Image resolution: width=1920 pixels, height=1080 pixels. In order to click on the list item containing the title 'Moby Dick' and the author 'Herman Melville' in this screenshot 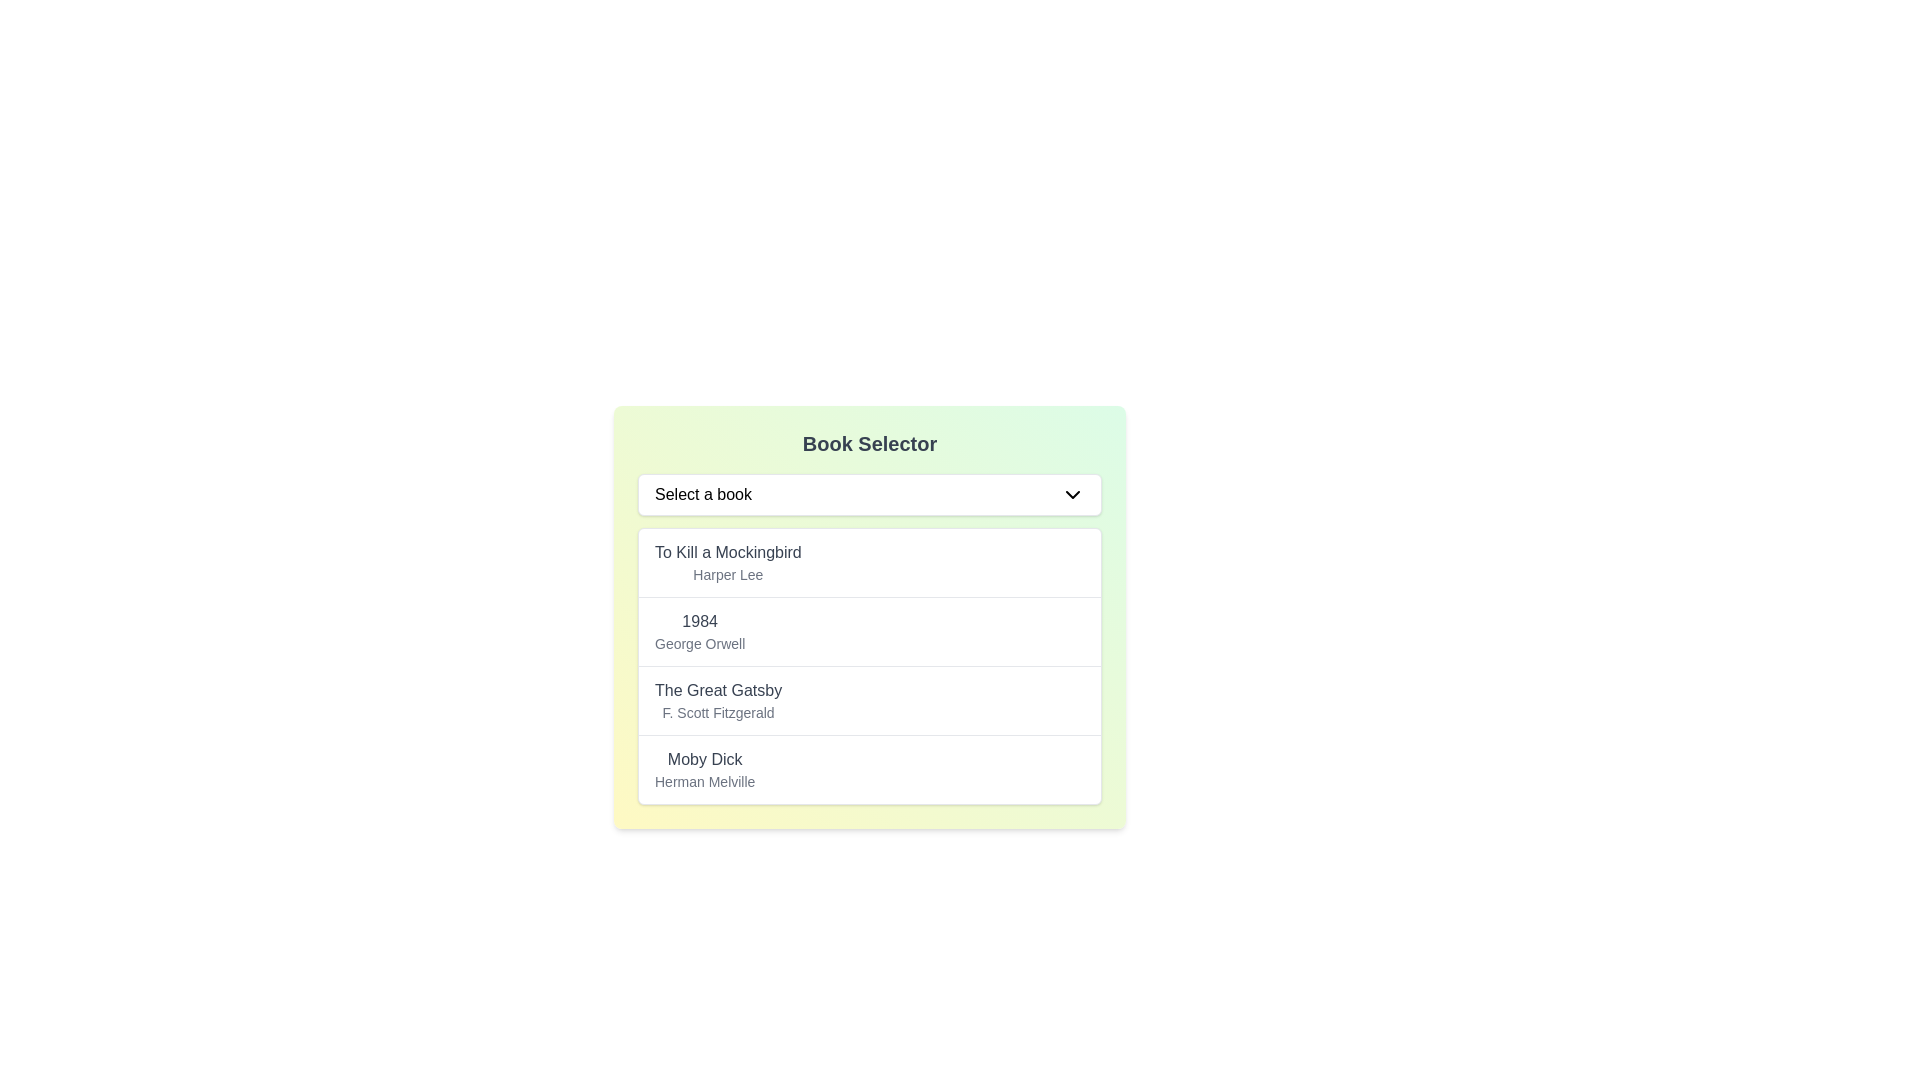, I will do `click(705, 769)`.